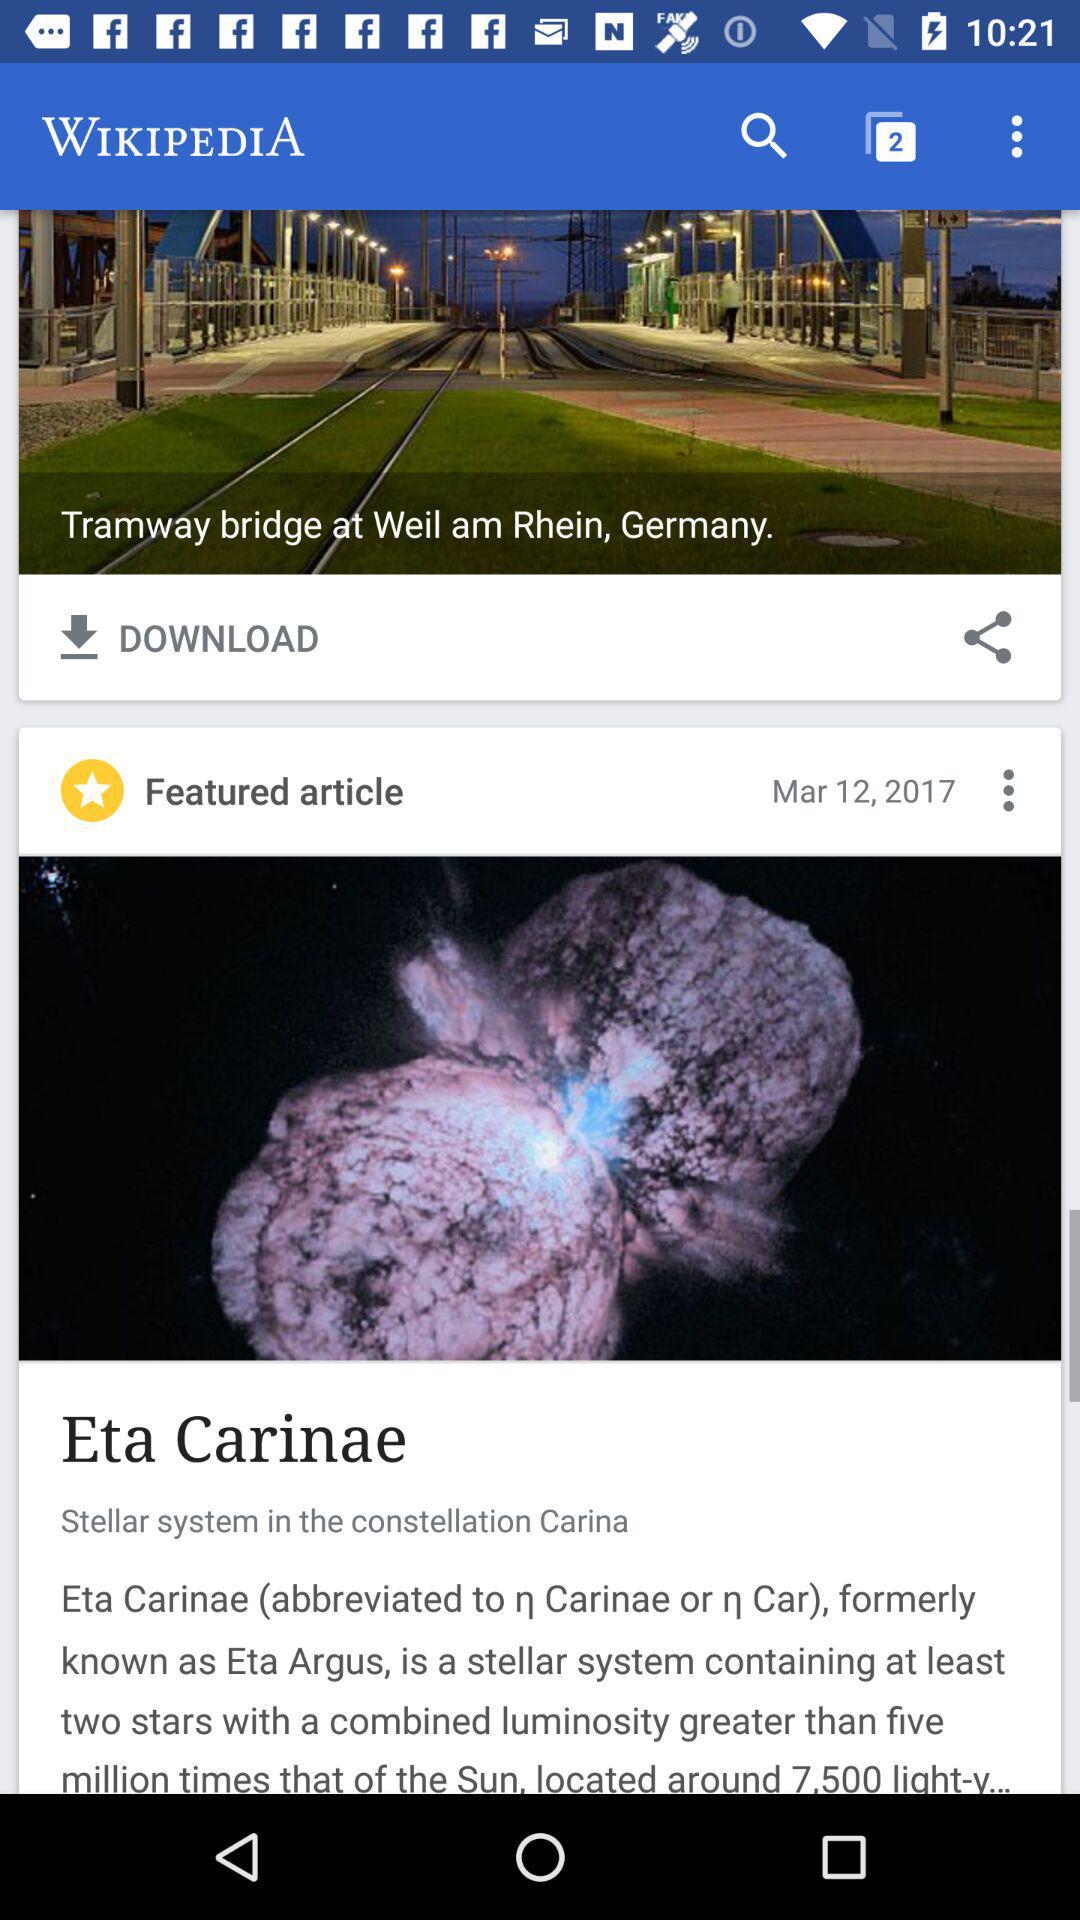  What do you see at coordinates (1008, 789) in the screenshot?
I see `option additional options and settings` at bounding box center [1008, 789].